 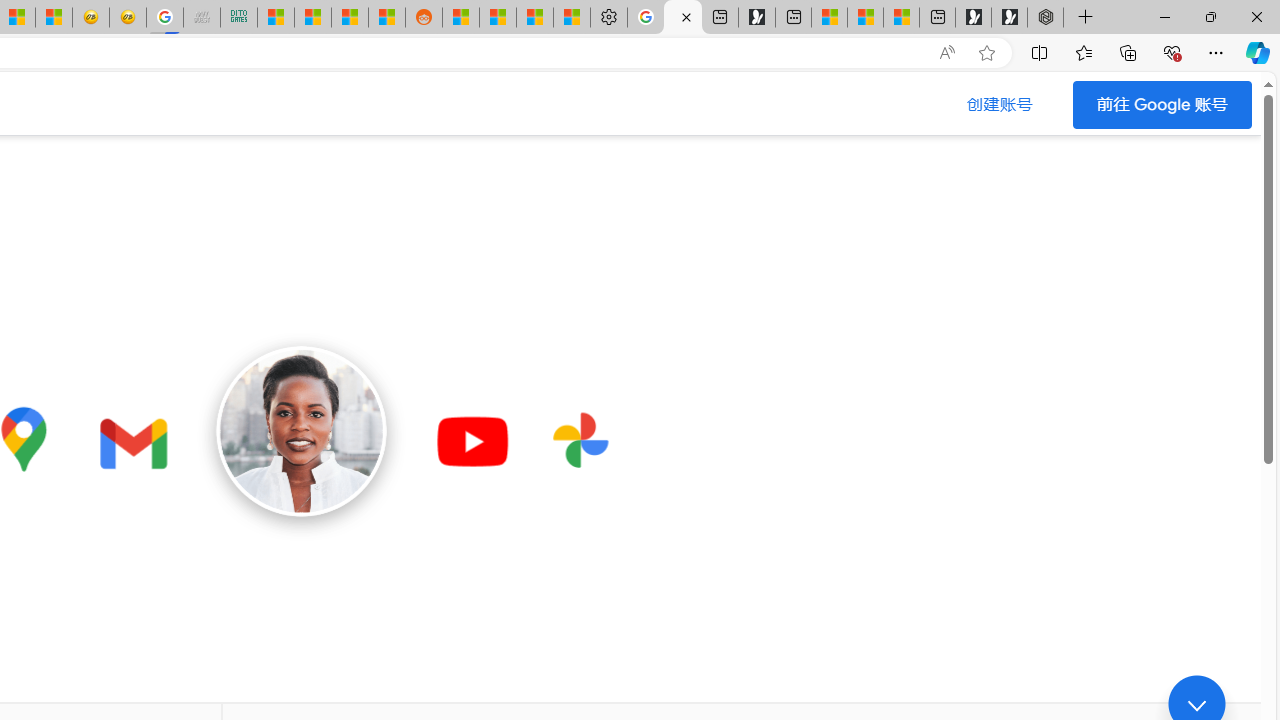 I want to click on 'R******* | Trusted Community Engagement and Contributions', so click(x=459, y=17).